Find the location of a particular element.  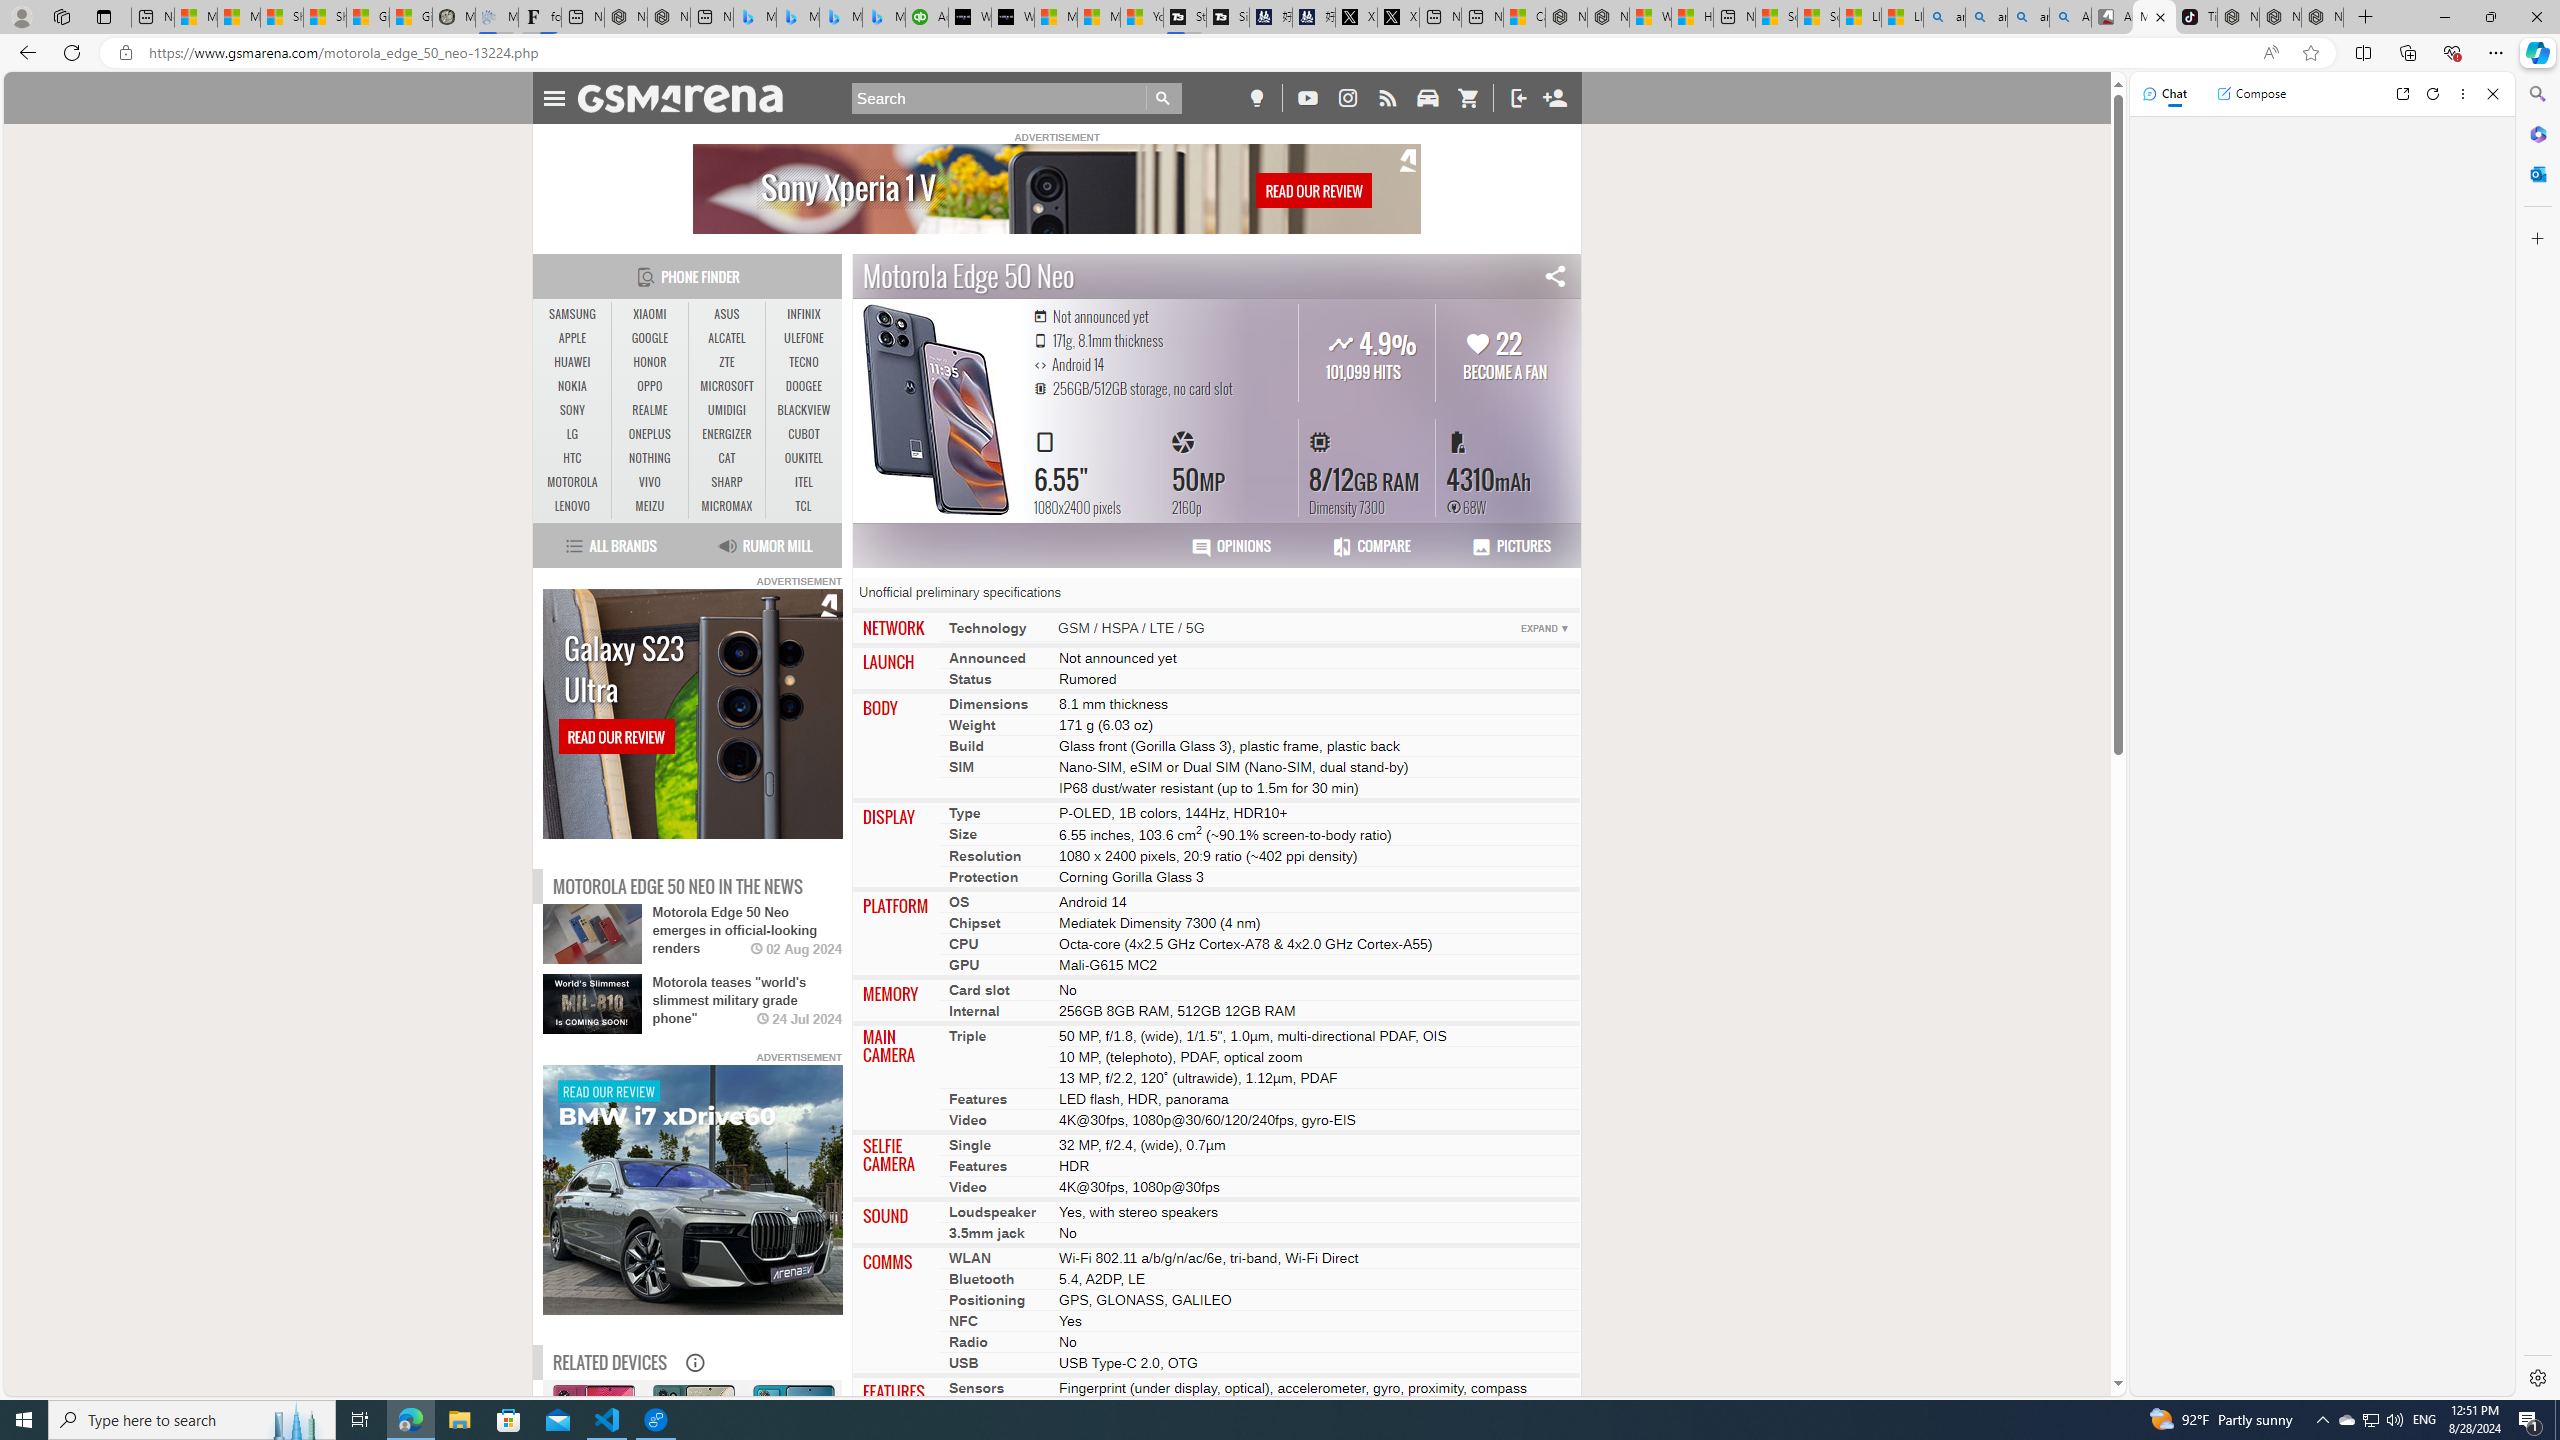

'Outlook' is located at coordinates (2535, 172).